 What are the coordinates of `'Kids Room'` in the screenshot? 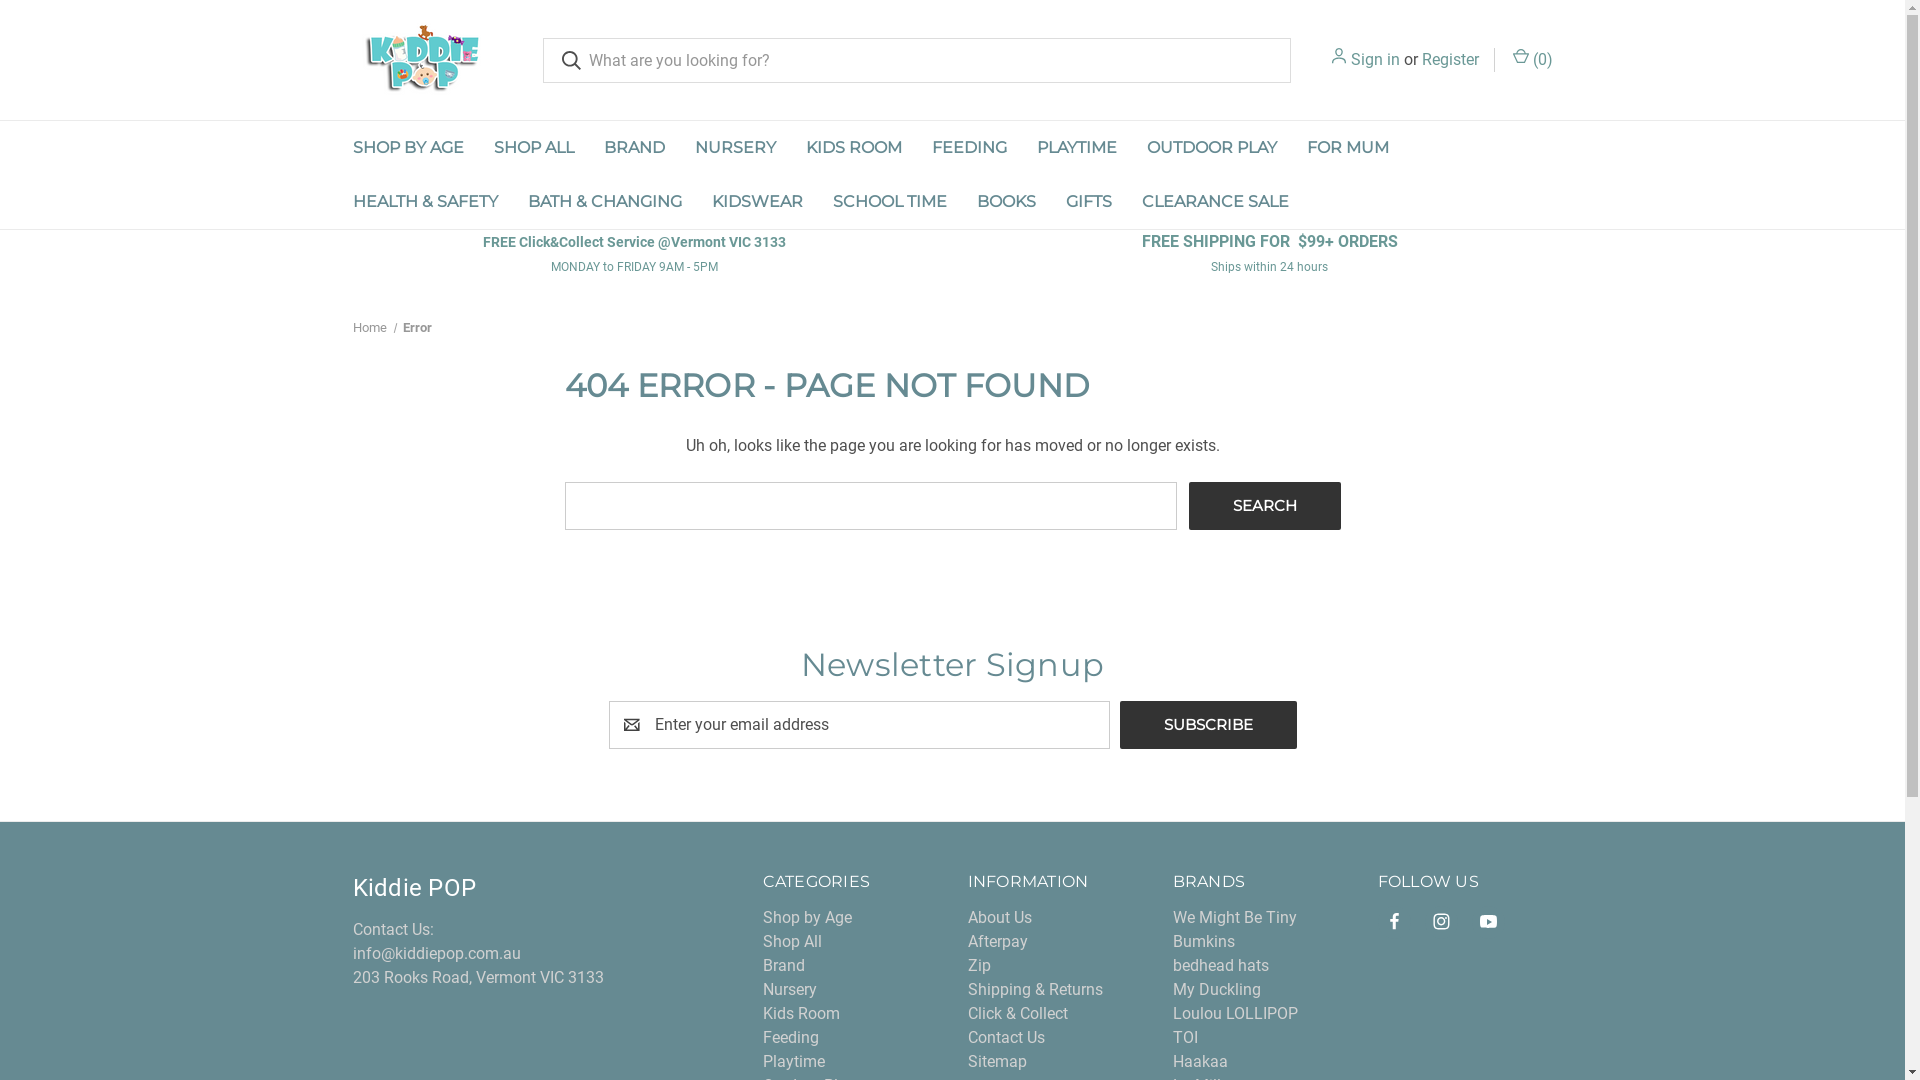 It's located at (801, 1013).